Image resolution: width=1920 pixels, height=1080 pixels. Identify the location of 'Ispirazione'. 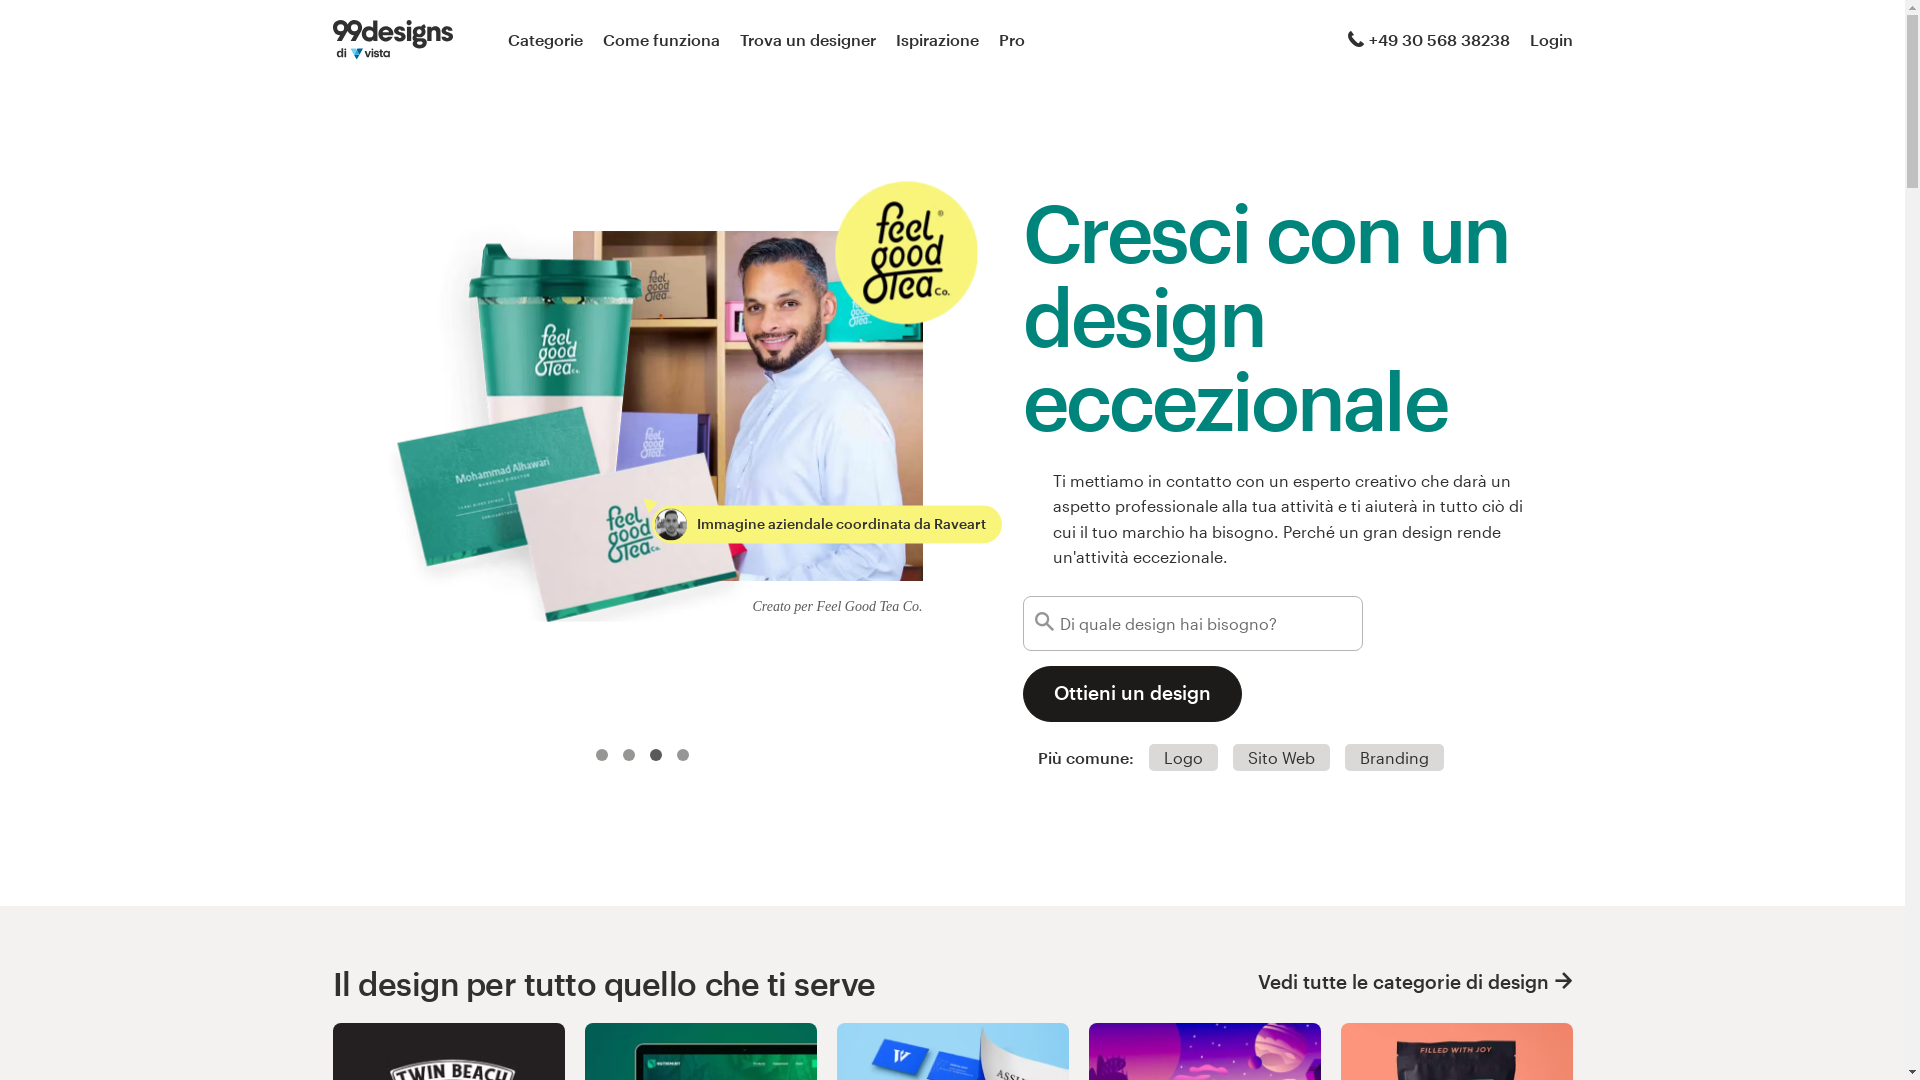
(936, 39).